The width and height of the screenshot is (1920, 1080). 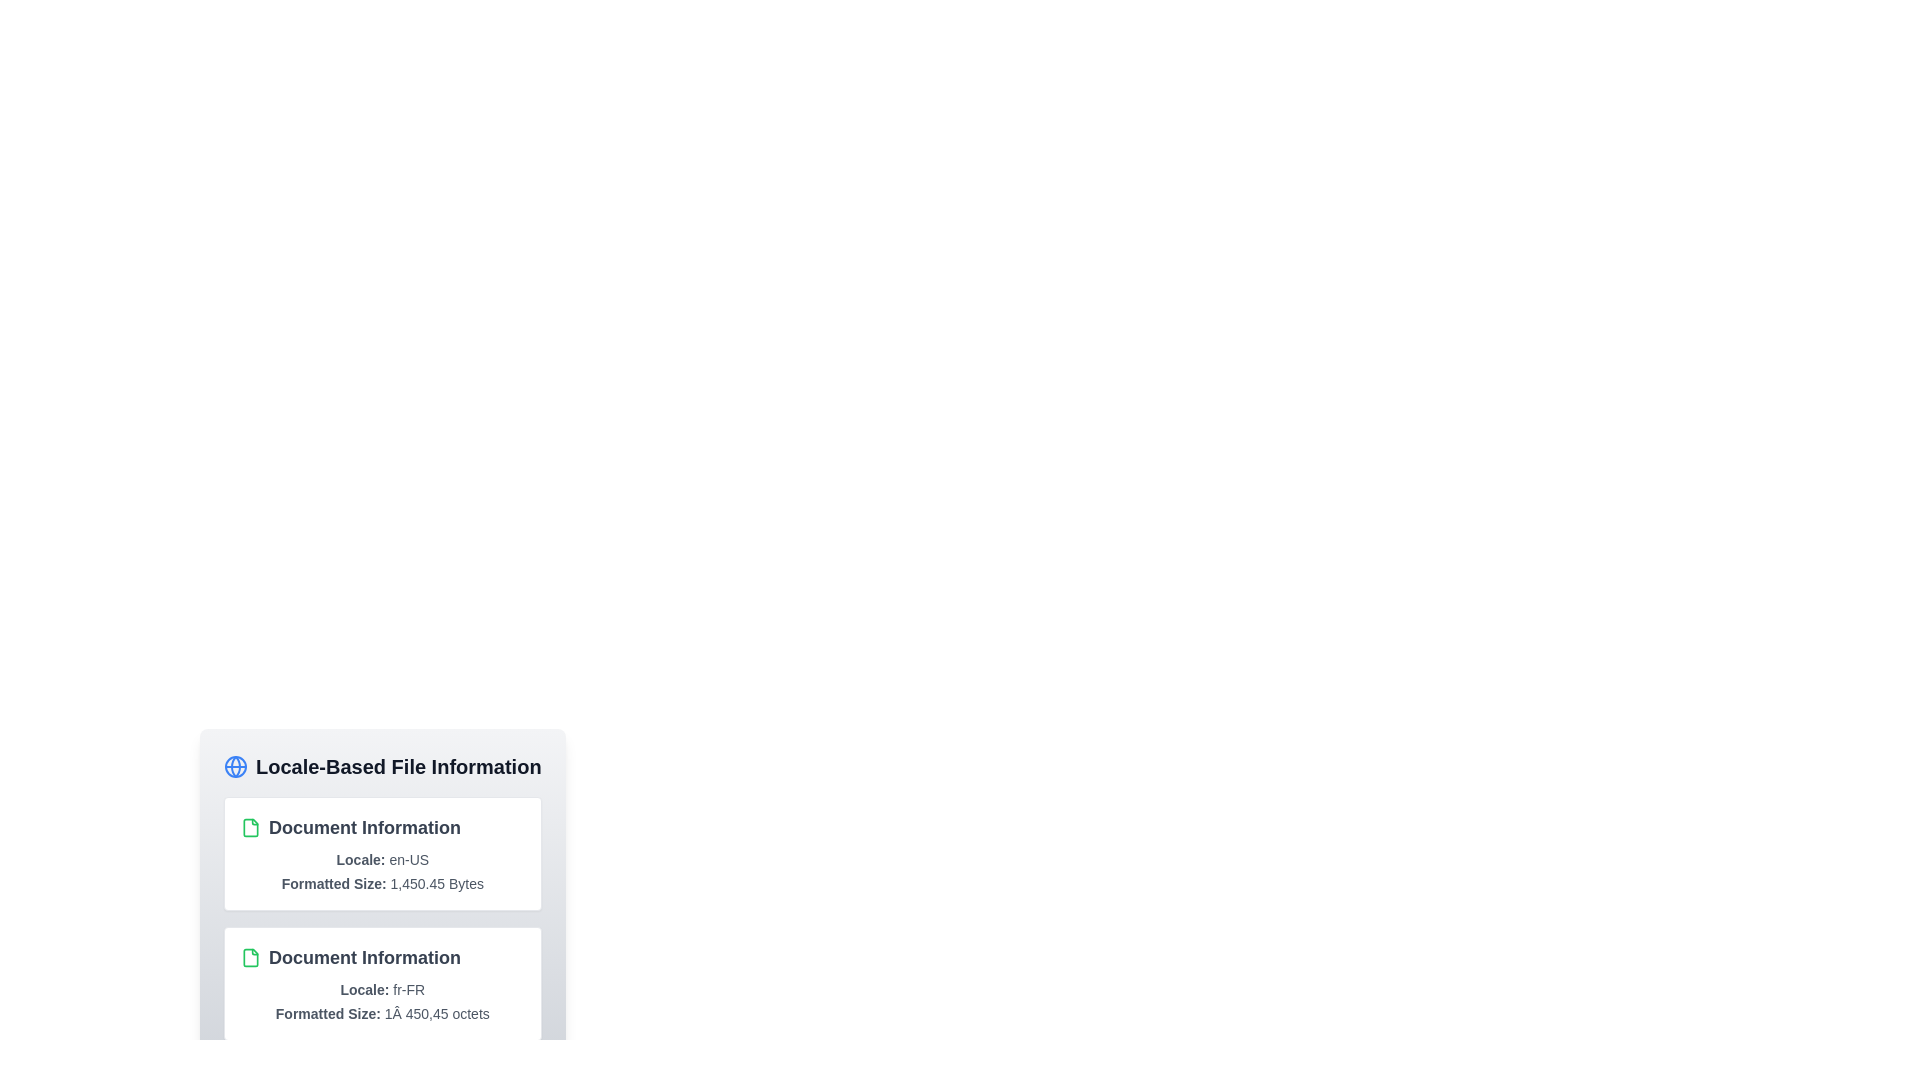 I want to click on the static text label that indicates the locale value ('fr-FR'), located in the second 'Document Information' section, below the first entry, so click(x=364, y=990).